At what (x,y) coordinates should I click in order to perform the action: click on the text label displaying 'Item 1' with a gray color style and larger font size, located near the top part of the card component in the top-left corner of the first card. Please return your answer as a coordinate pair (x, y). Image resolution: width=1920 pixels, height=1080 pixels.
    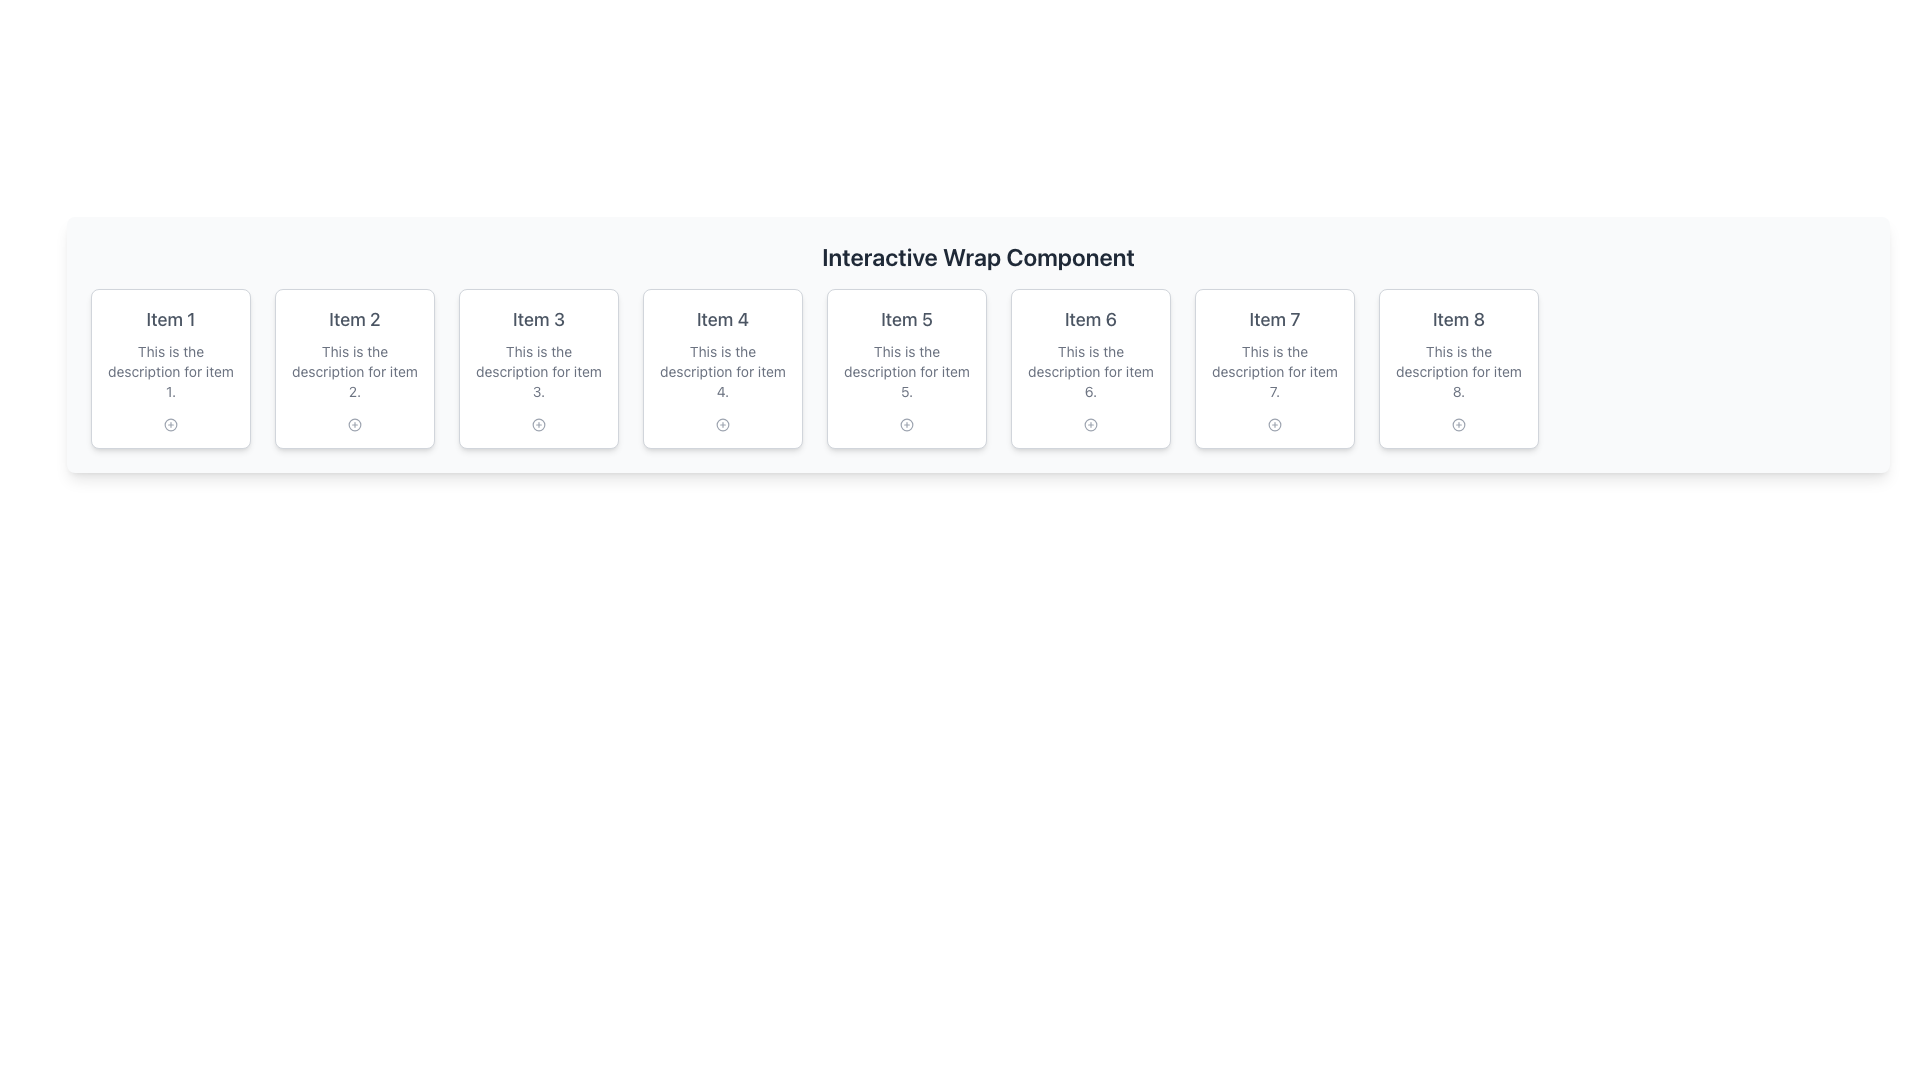
    Looking at the image, I should click on (171, 319).